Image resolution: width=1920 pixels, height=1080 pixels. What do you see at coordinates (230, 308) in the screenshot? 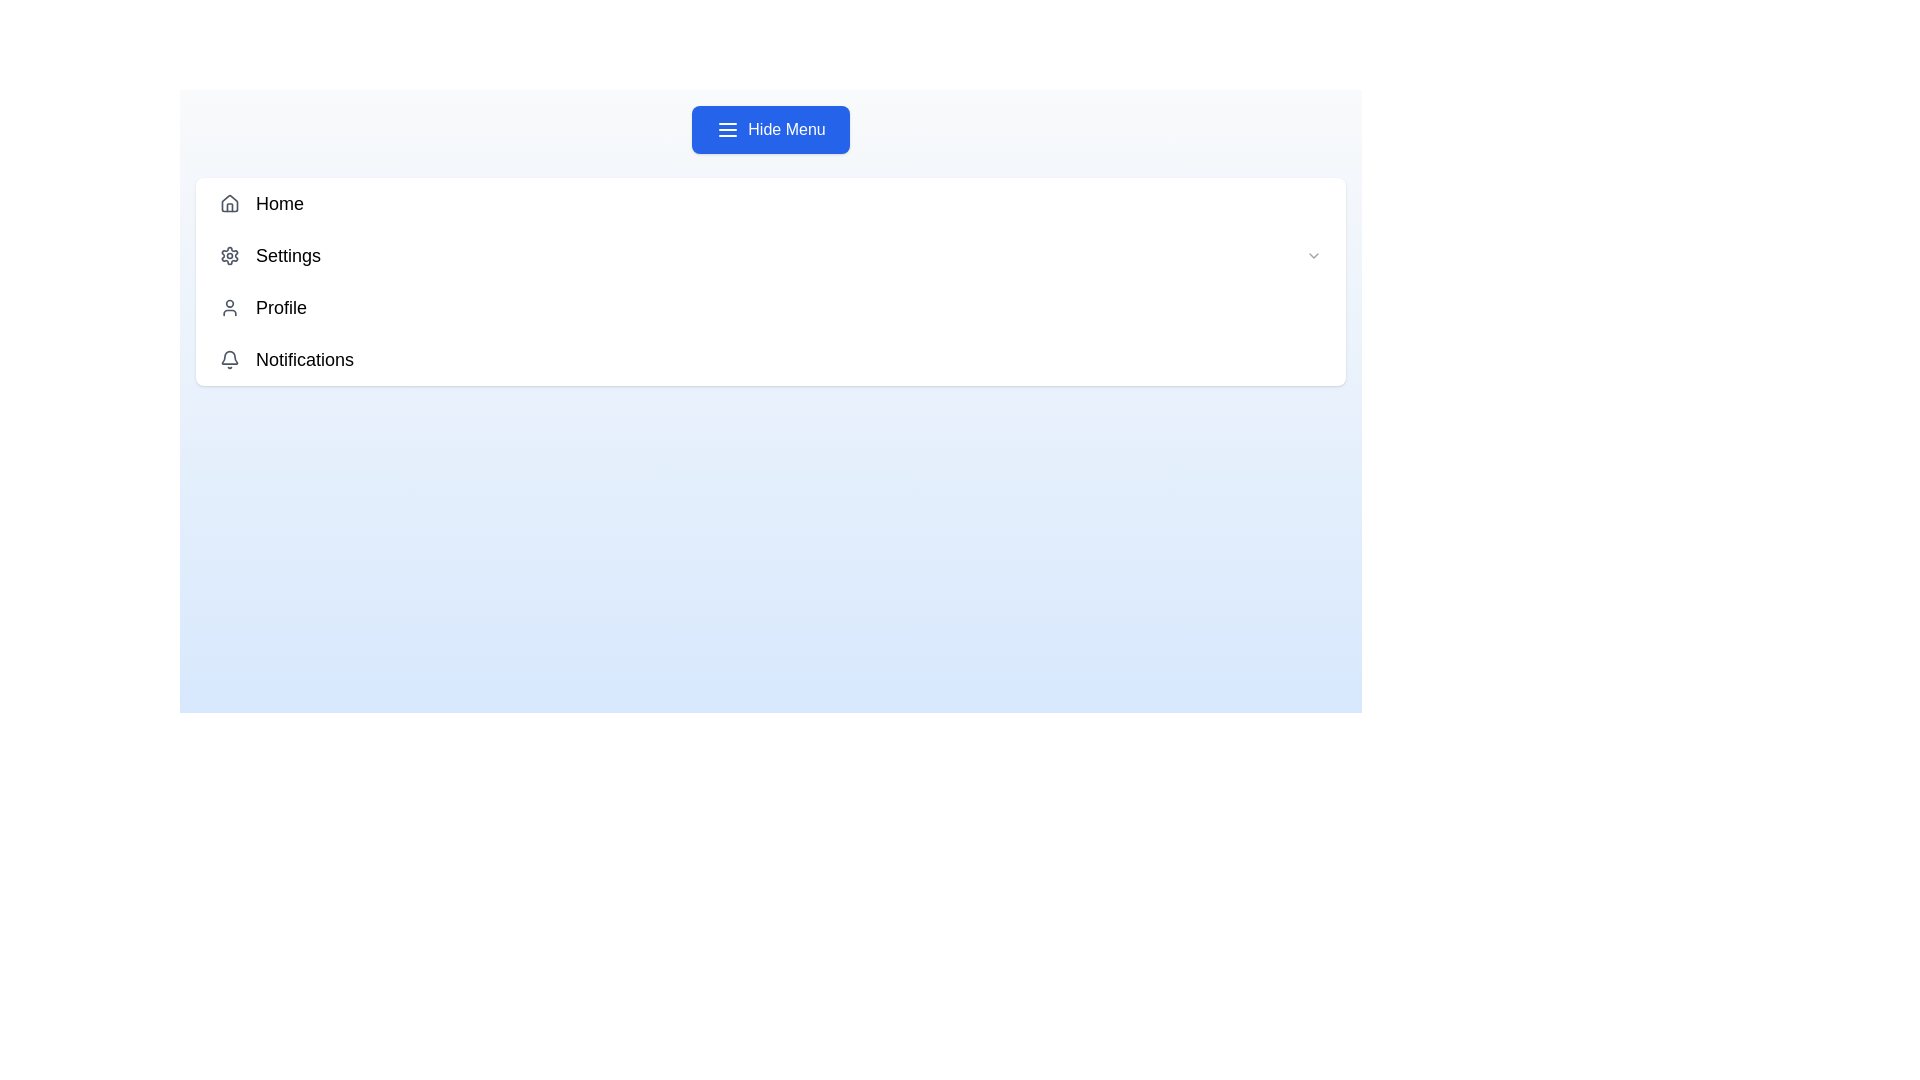
I see `the user profile icon, which is a gray SVG graphic located to the left of the 'Profile' text in the vertical navigation menu` at bounding box center [230, 308].